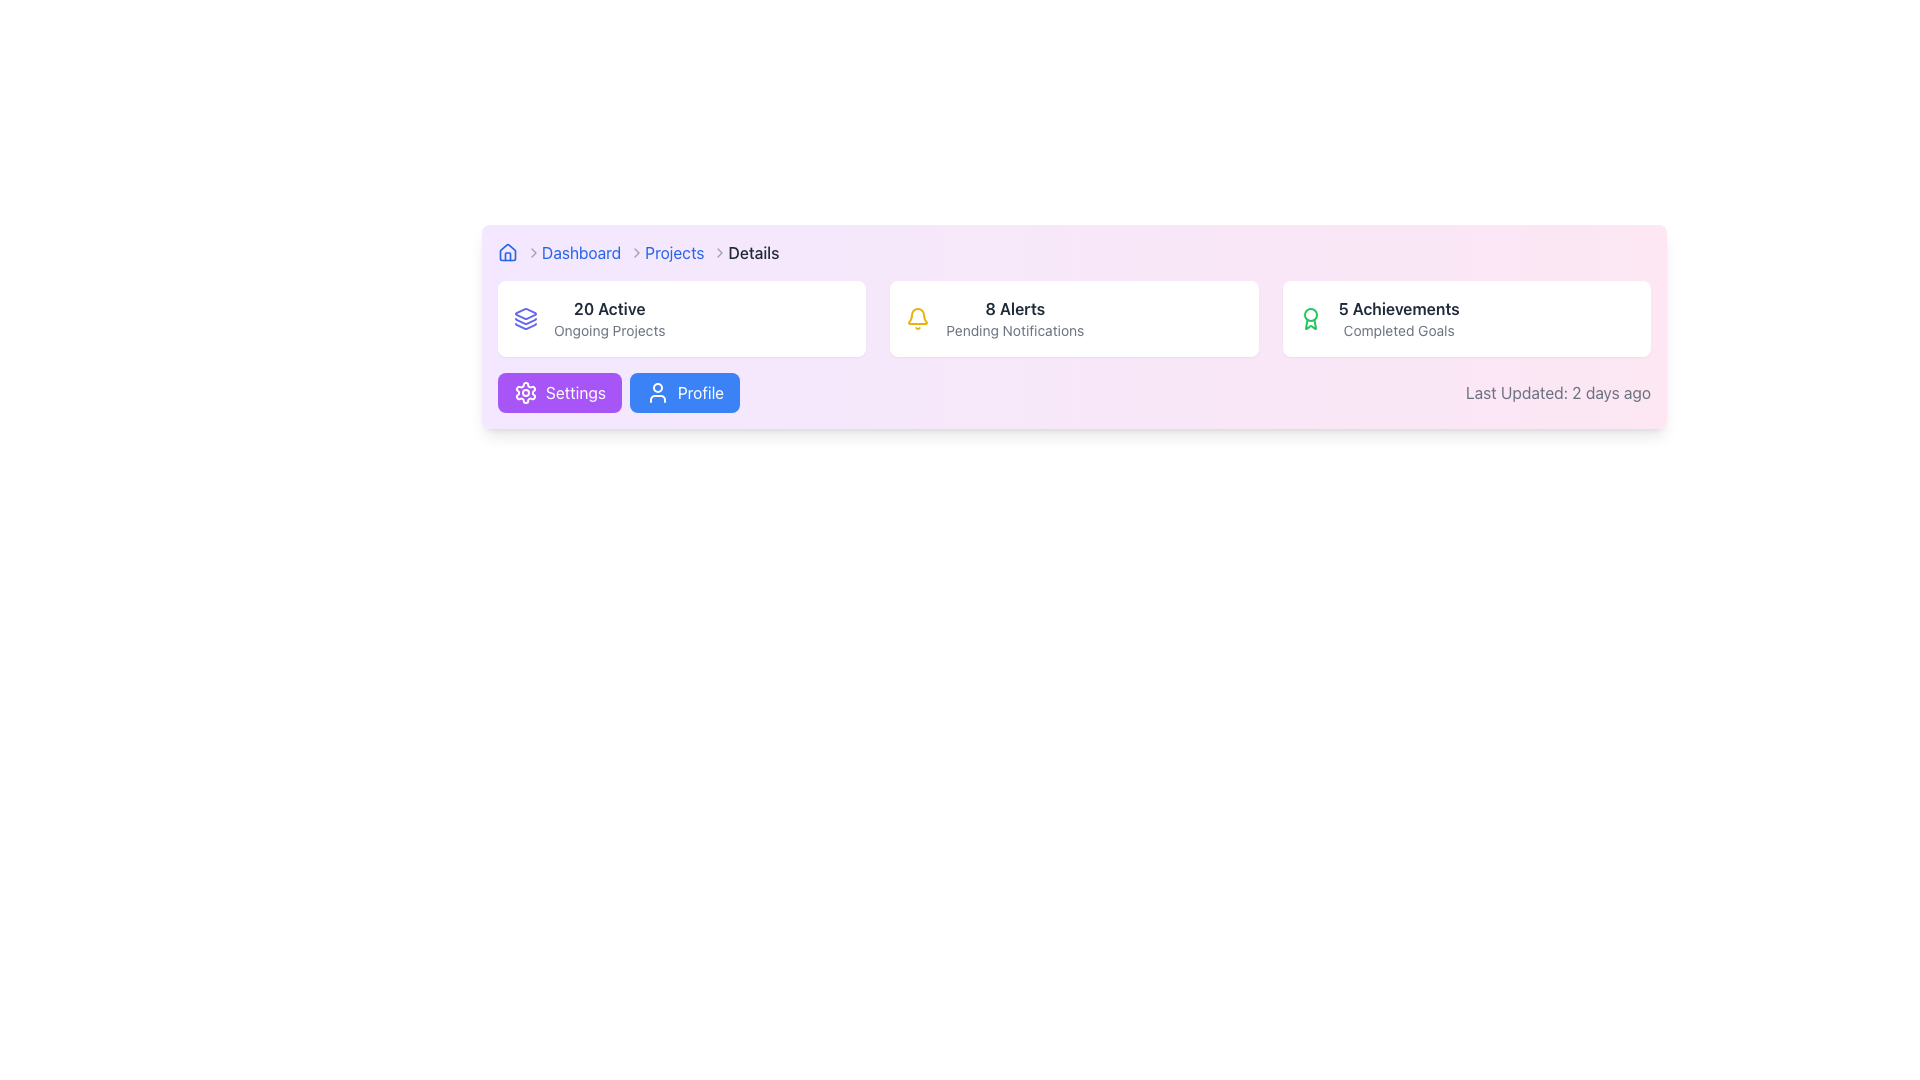 This screenshot has width=1920, height=1080. Describe the element at coordinates (1310, 318) in the screenshot. I see `the achievements icon located in the top-left section of the rightmost card, adjacent to the text '5 Achievements' and 'Completed Goals'` at that location.